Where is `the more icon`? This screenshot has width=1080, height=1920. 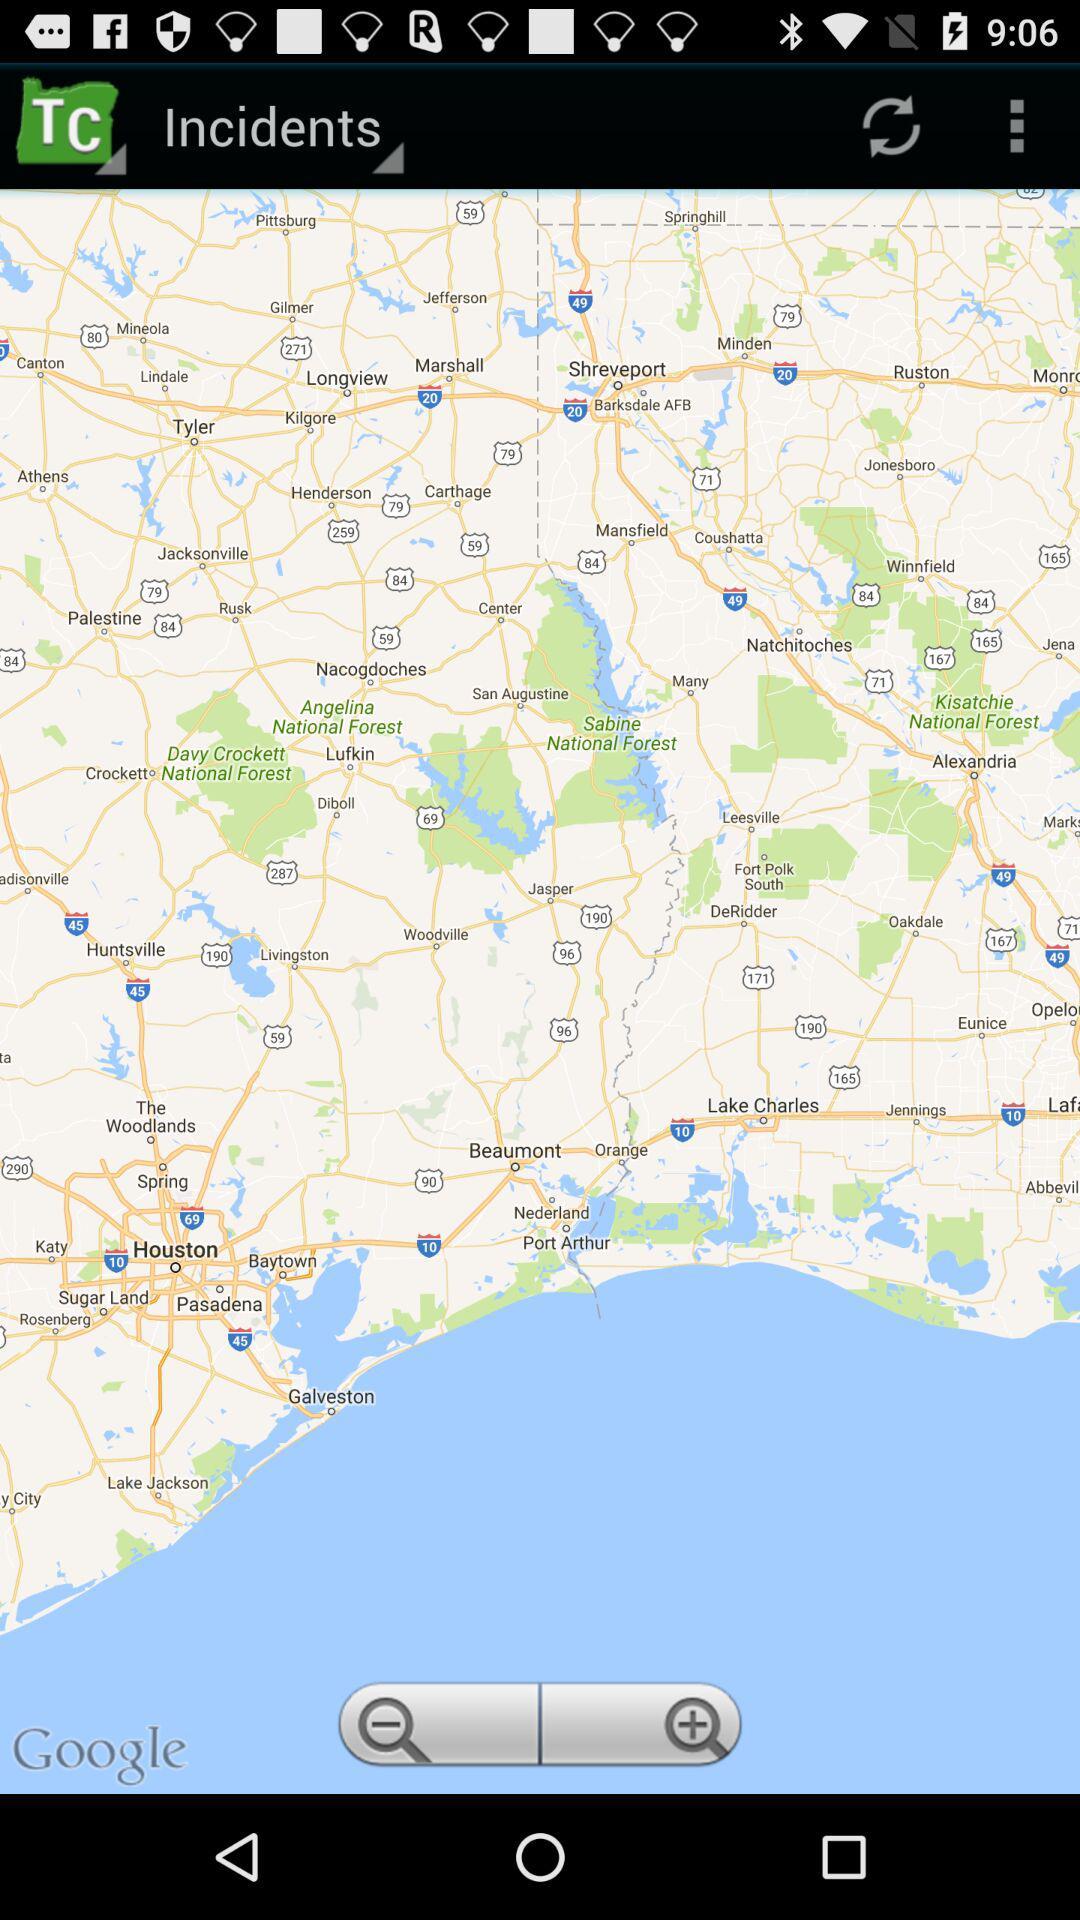
the more icon is located at coordinates (1017, 133).